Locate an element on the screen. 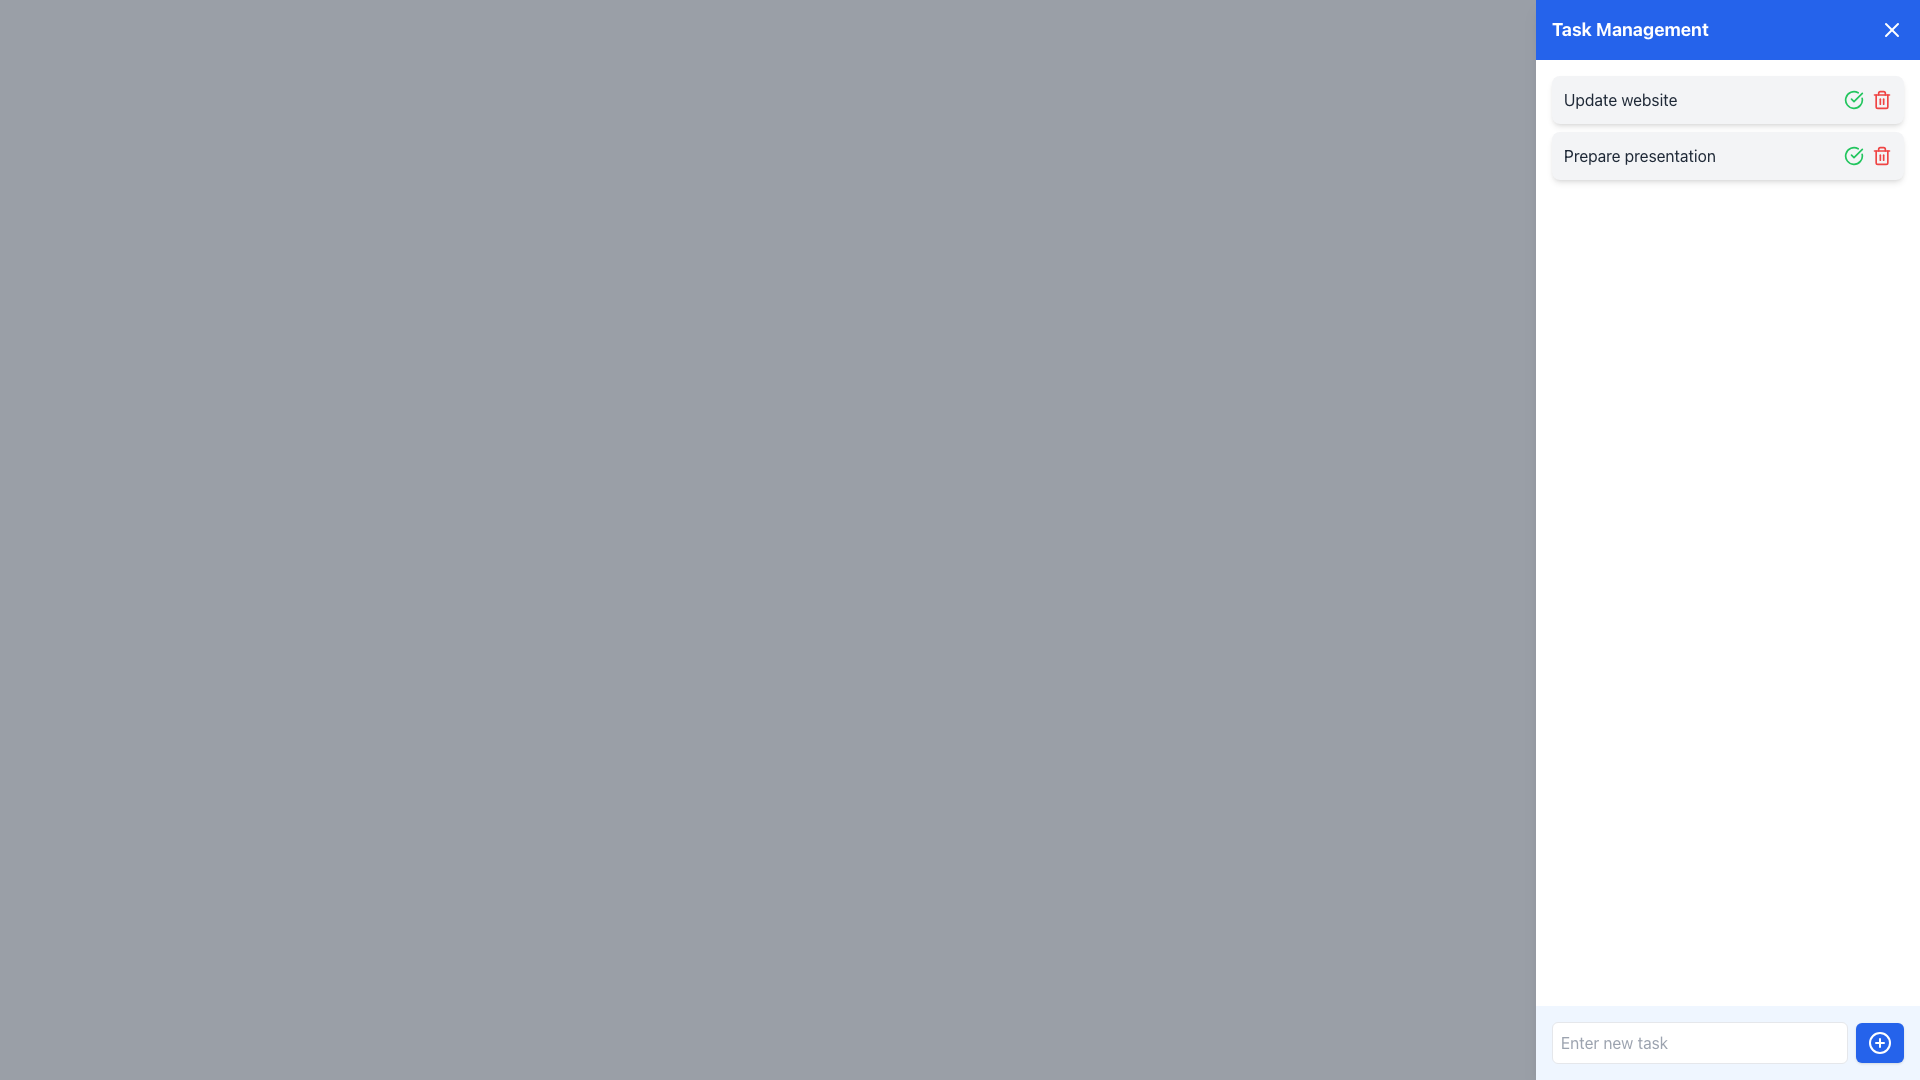  the small 'X' button located at the top-right corner of the blue header bar labeled 'Task Management' is located at coordinates (1890, 30).